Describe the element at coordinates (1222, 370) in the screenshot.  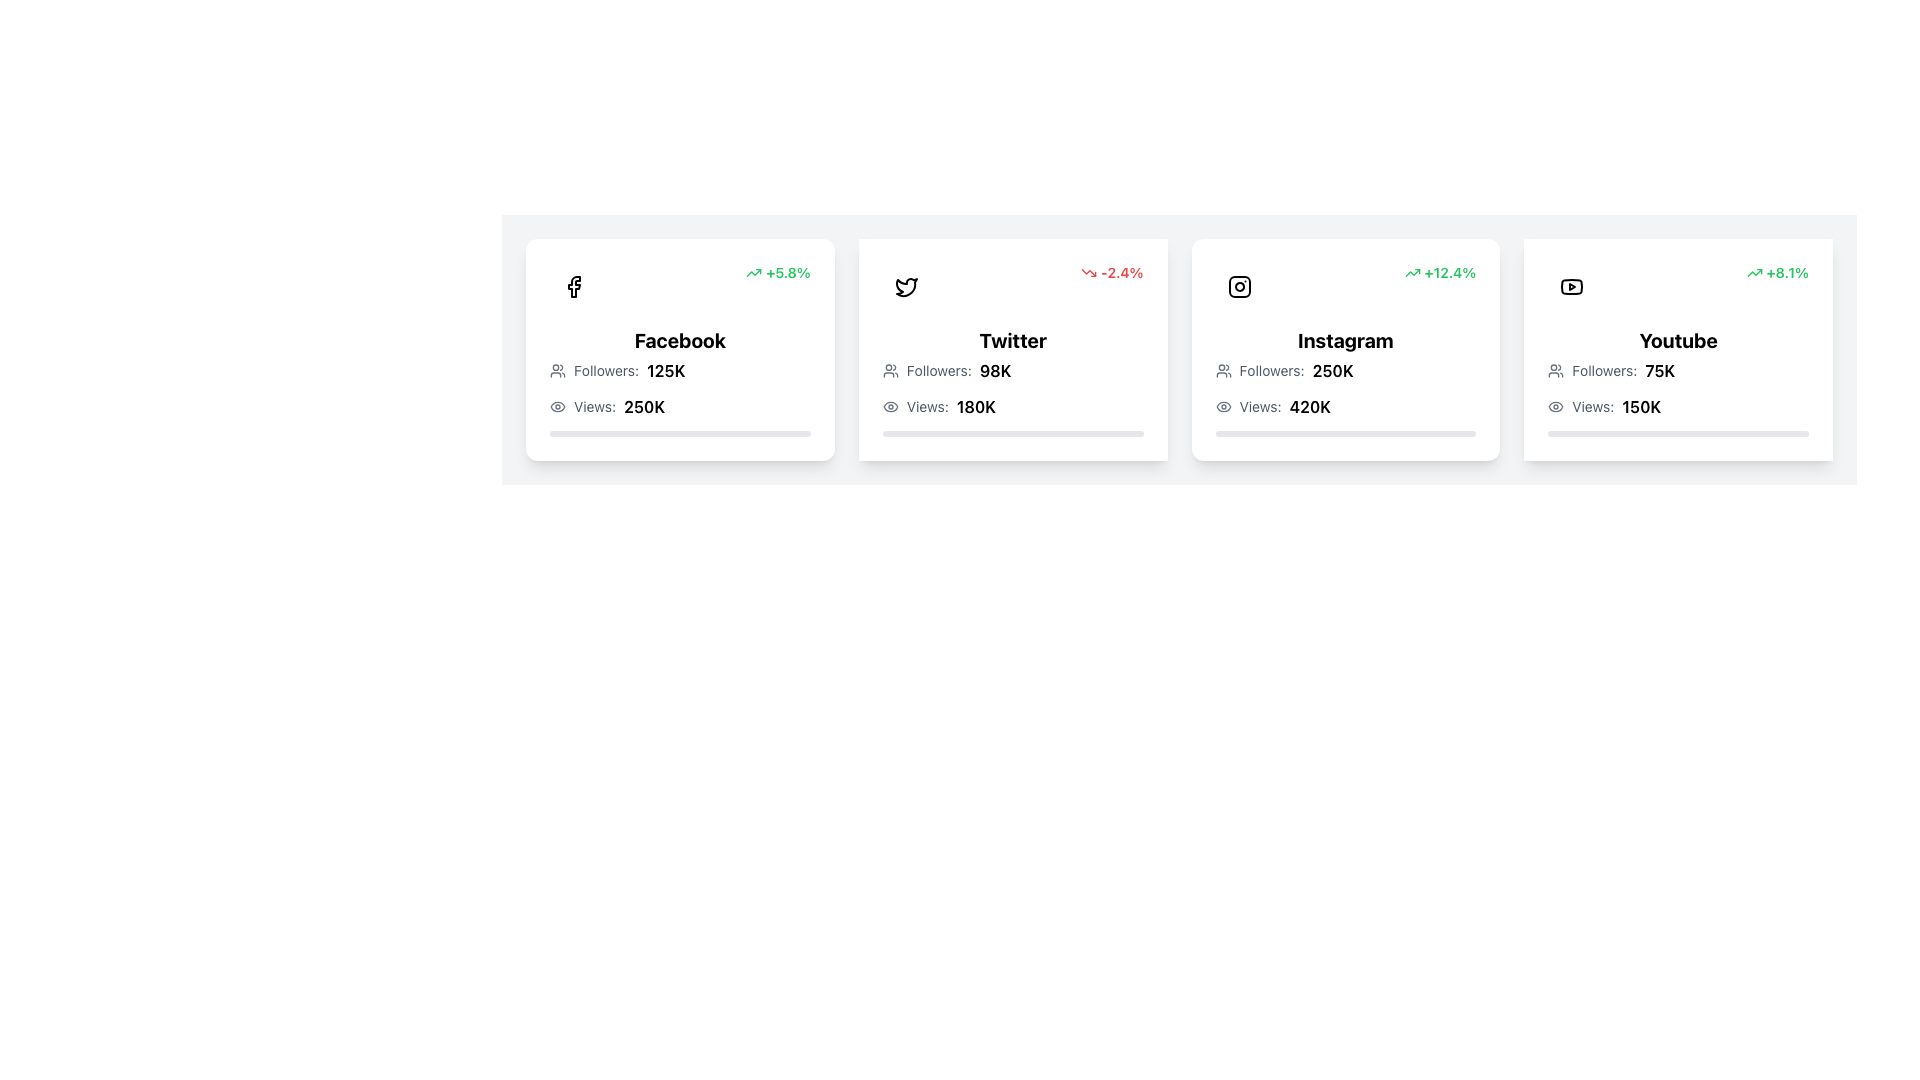
I see `the follower count icon located in the Instagram statistics card, which is adjacent to the text 'Followers: 250K'` at that location.